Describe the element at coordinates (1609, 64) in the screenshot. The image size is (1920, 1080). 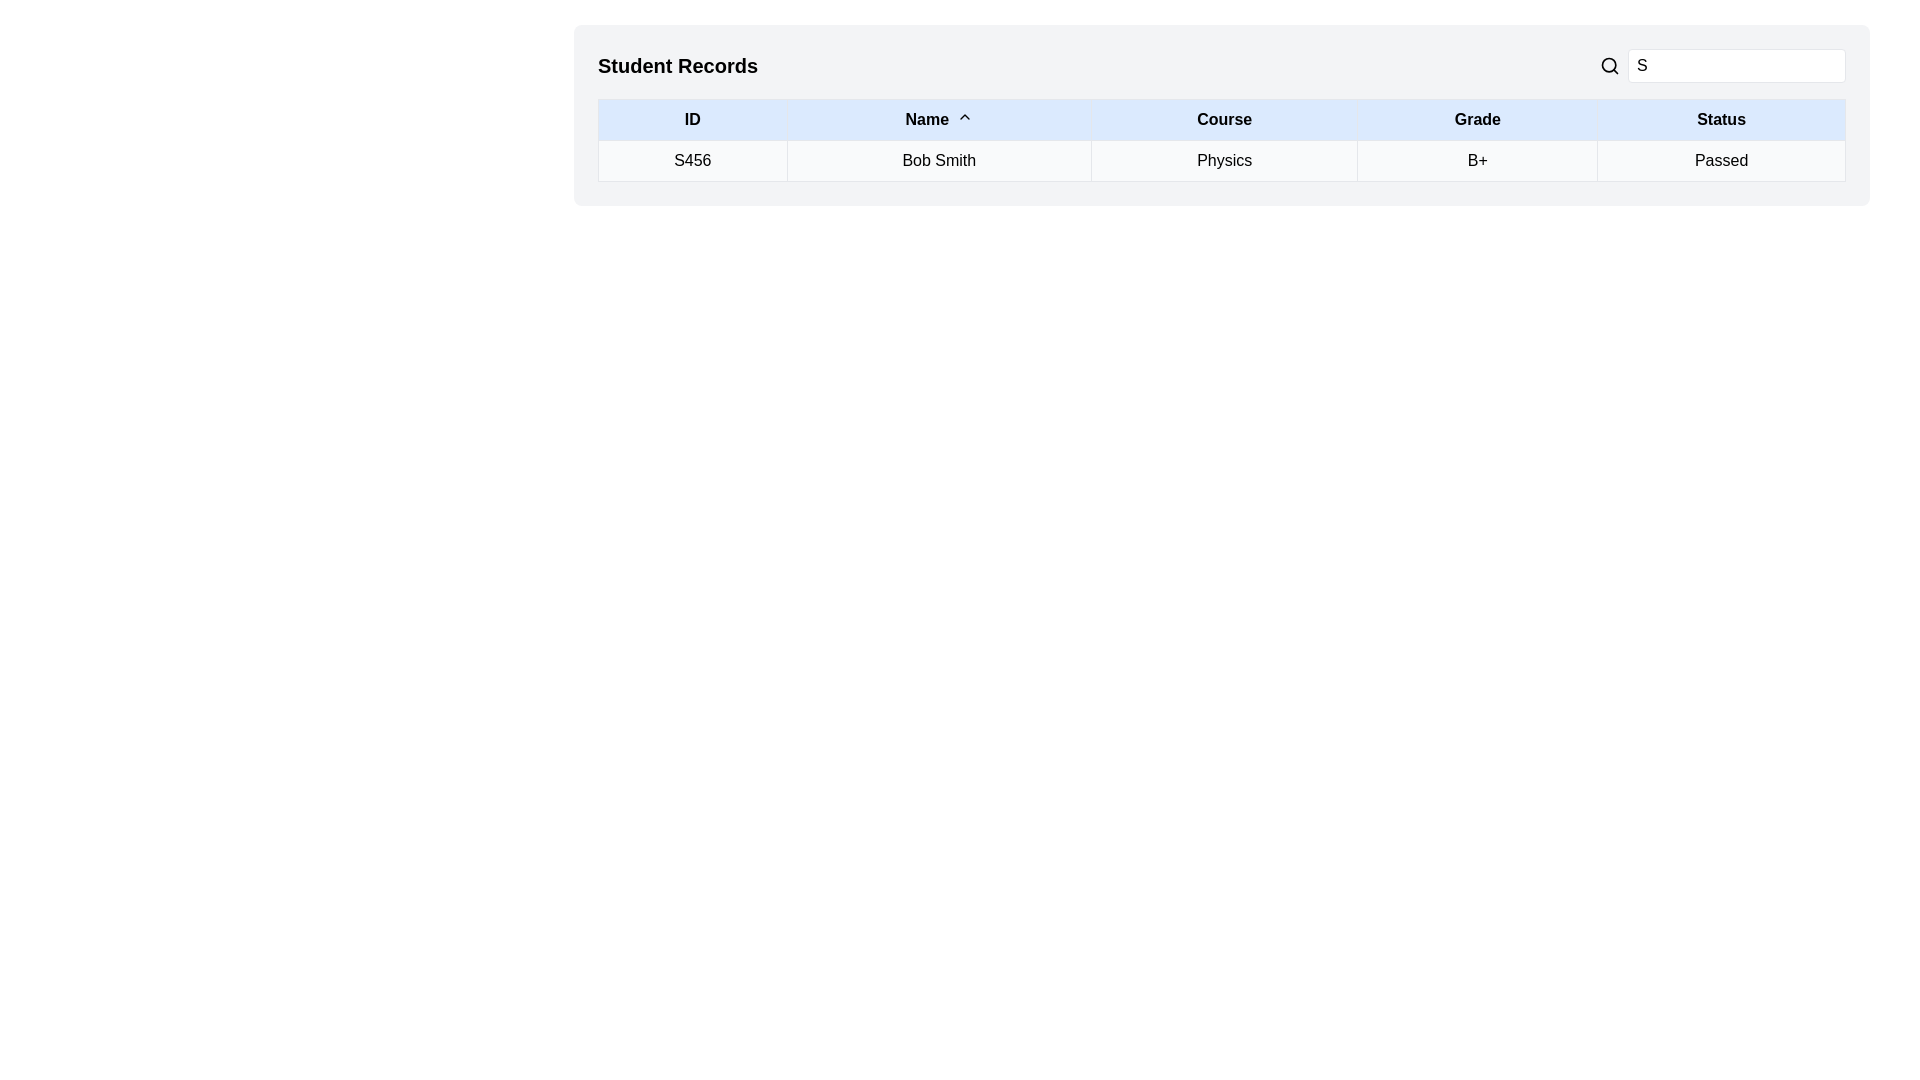
I see `the search icon located on the leftmost side of the search bar, which symbolizes the search functionality, to initiate a search` at that location.